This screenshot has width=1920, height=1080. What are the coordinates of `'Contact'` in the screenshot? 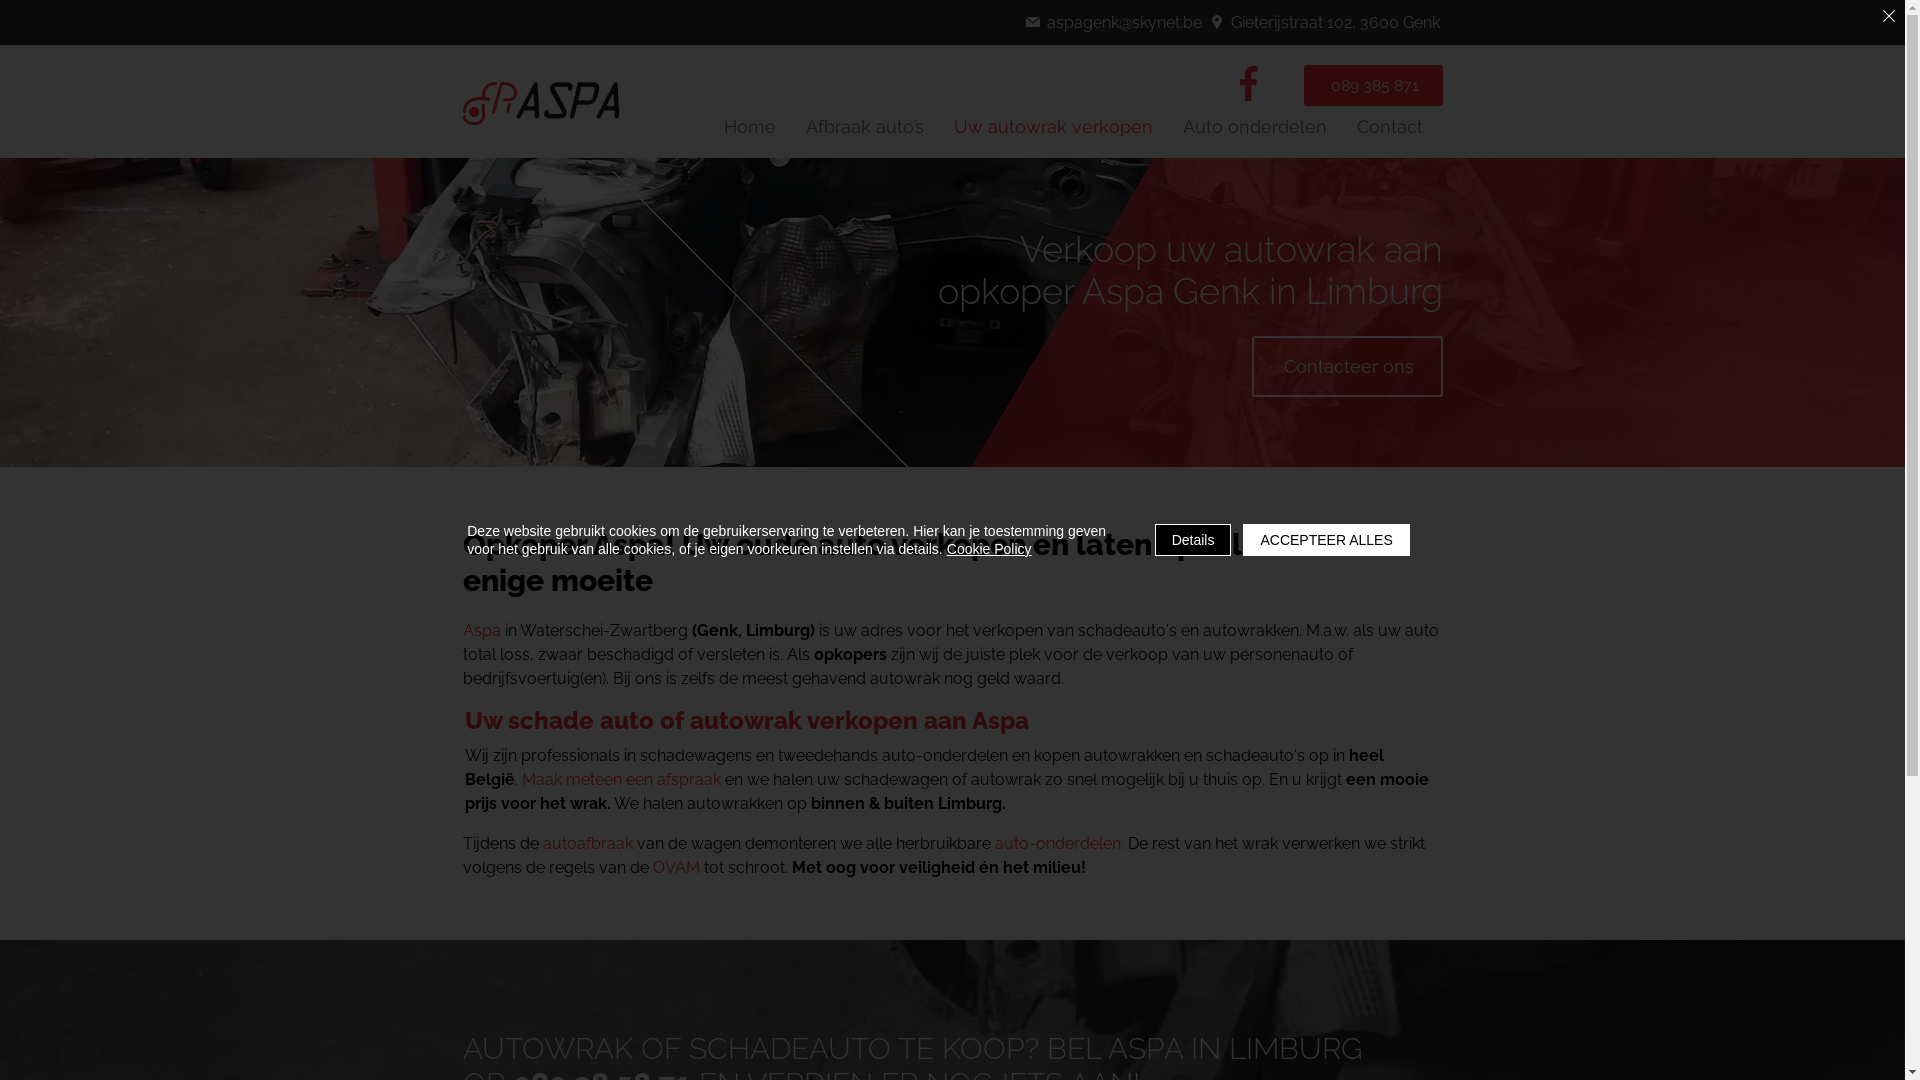 It's located at (1387, 126).